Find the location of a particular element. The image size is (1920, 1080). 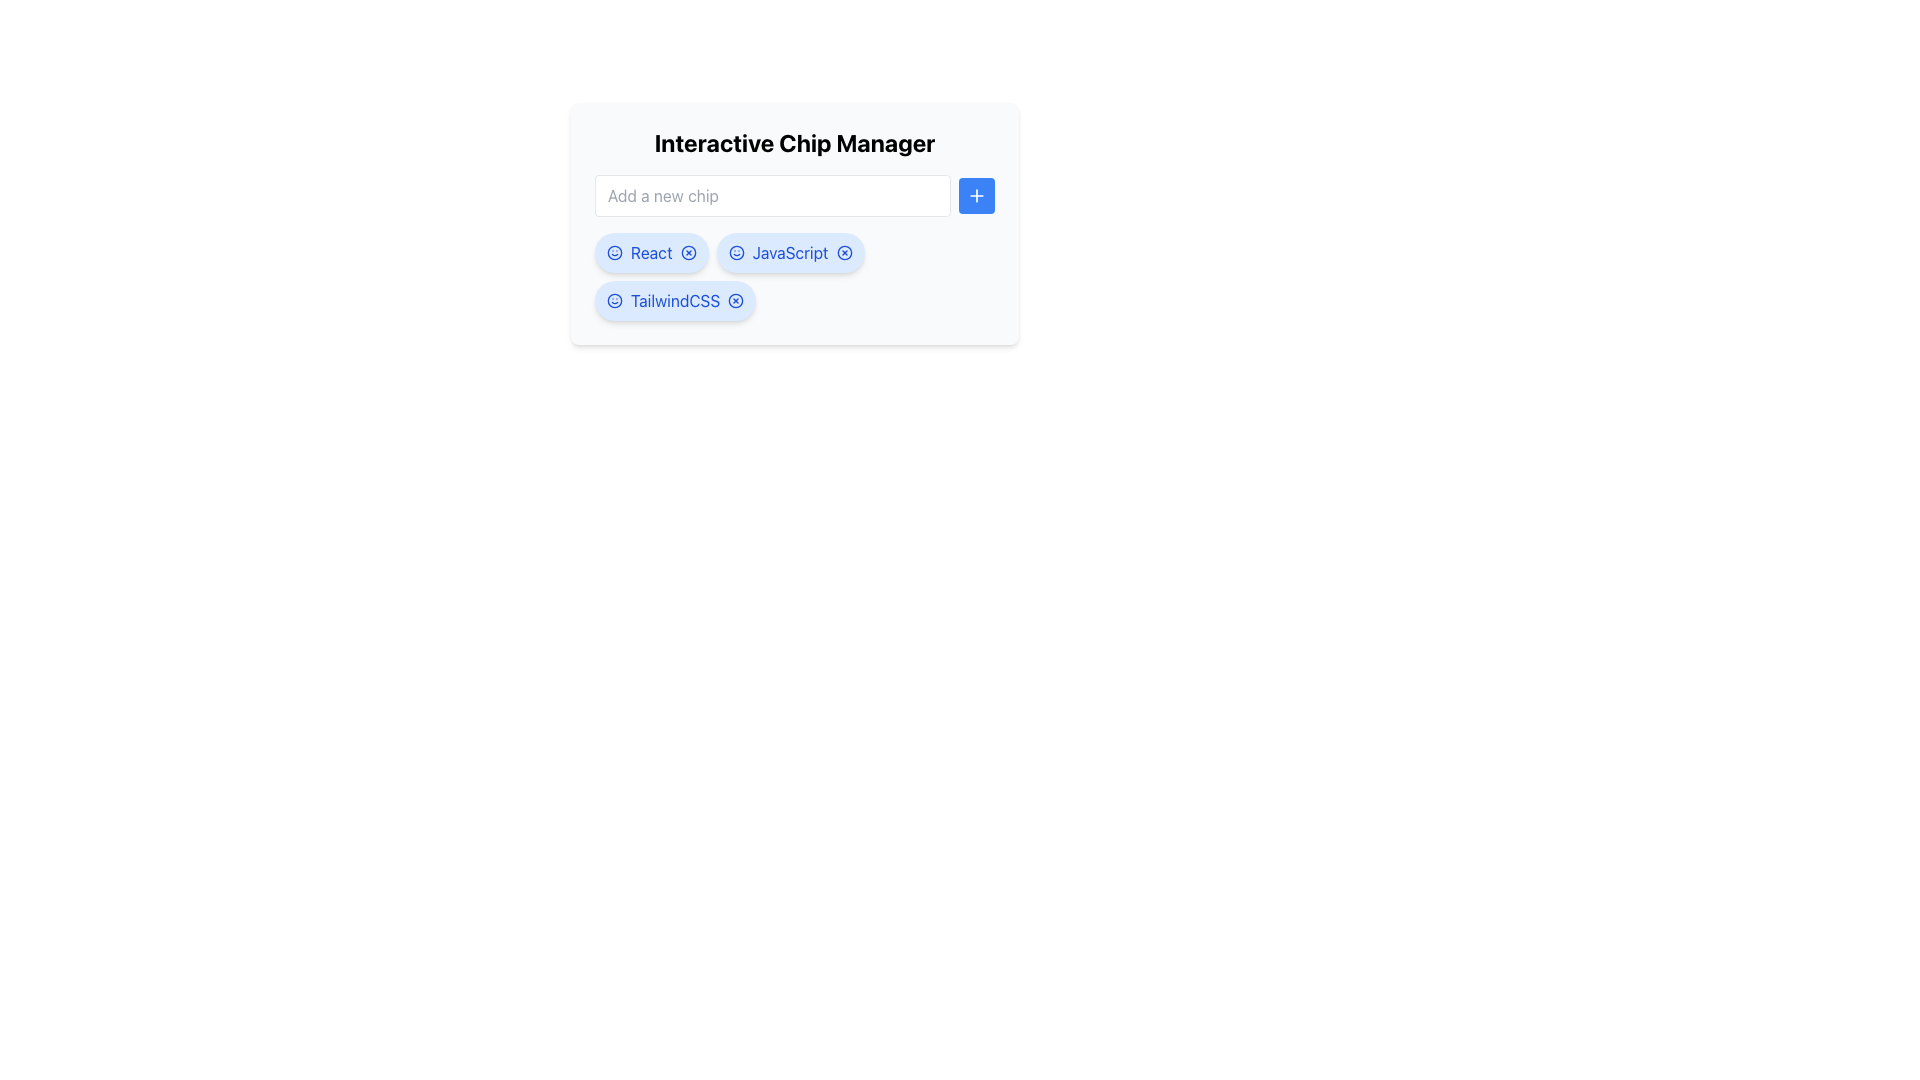

the small smiley face icon located to the left of the 'JavaScript' label in the 'Interactive Chip Manager' interface is located at coordinates (735, 252).